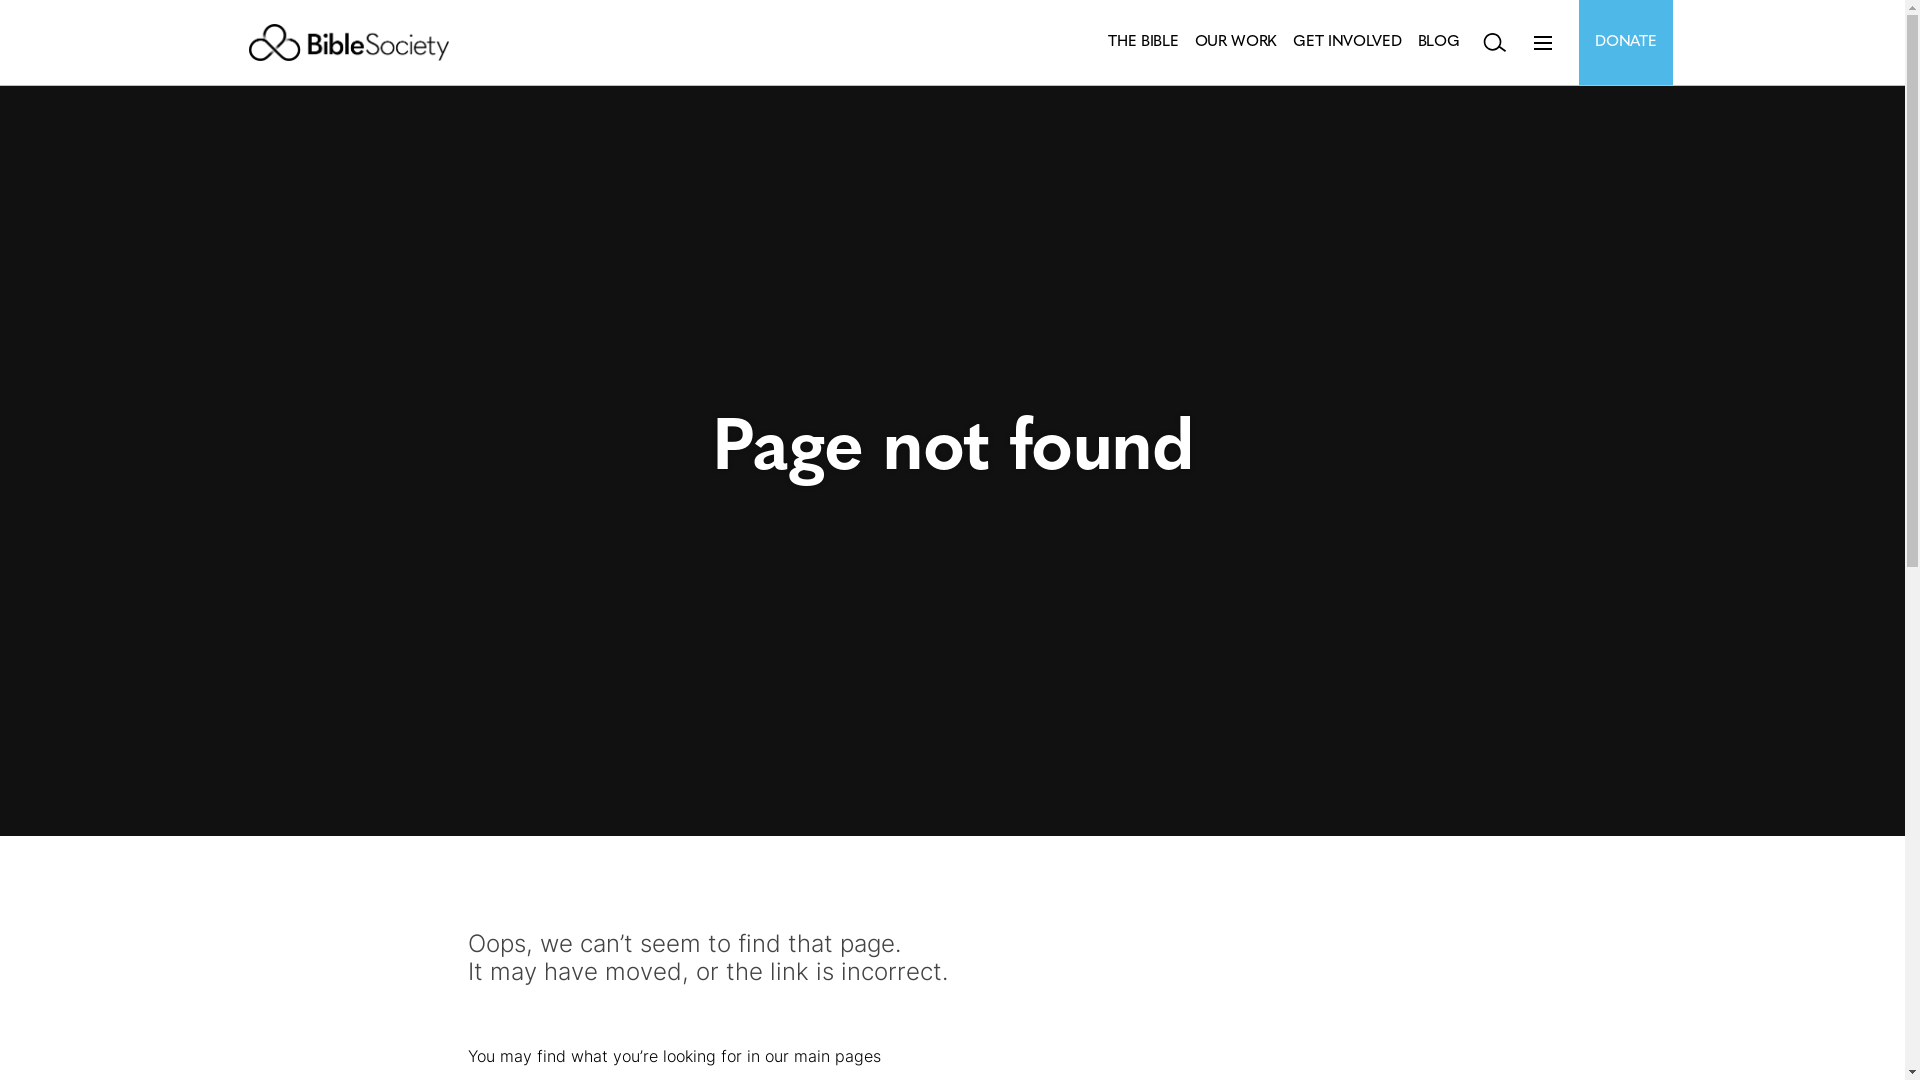  I want to click on 'THE BIBLE', so click(1142, 42).